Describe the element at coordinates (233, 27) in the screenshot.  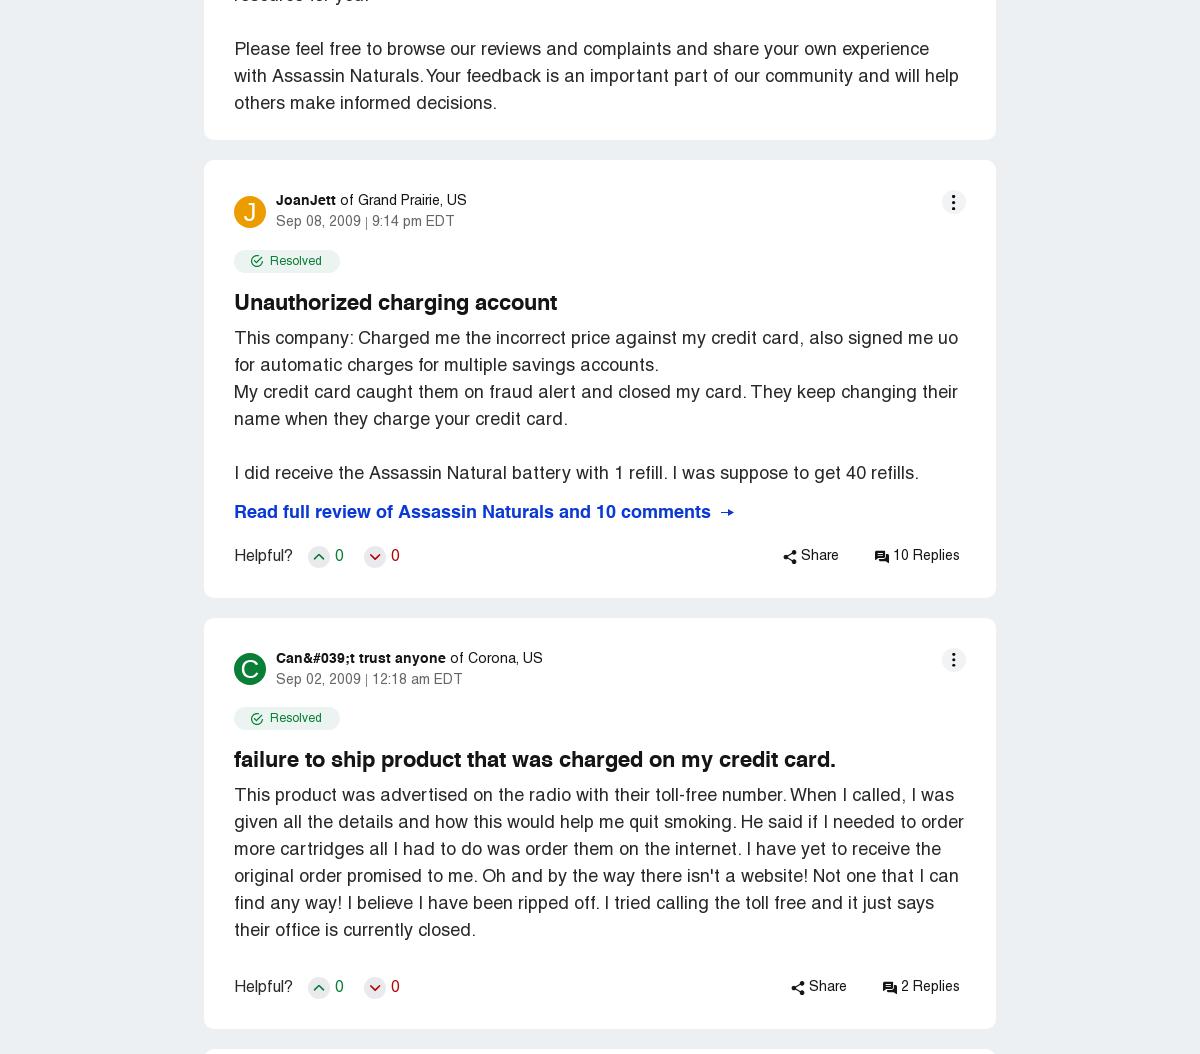
I see `'Commense'` at that location.